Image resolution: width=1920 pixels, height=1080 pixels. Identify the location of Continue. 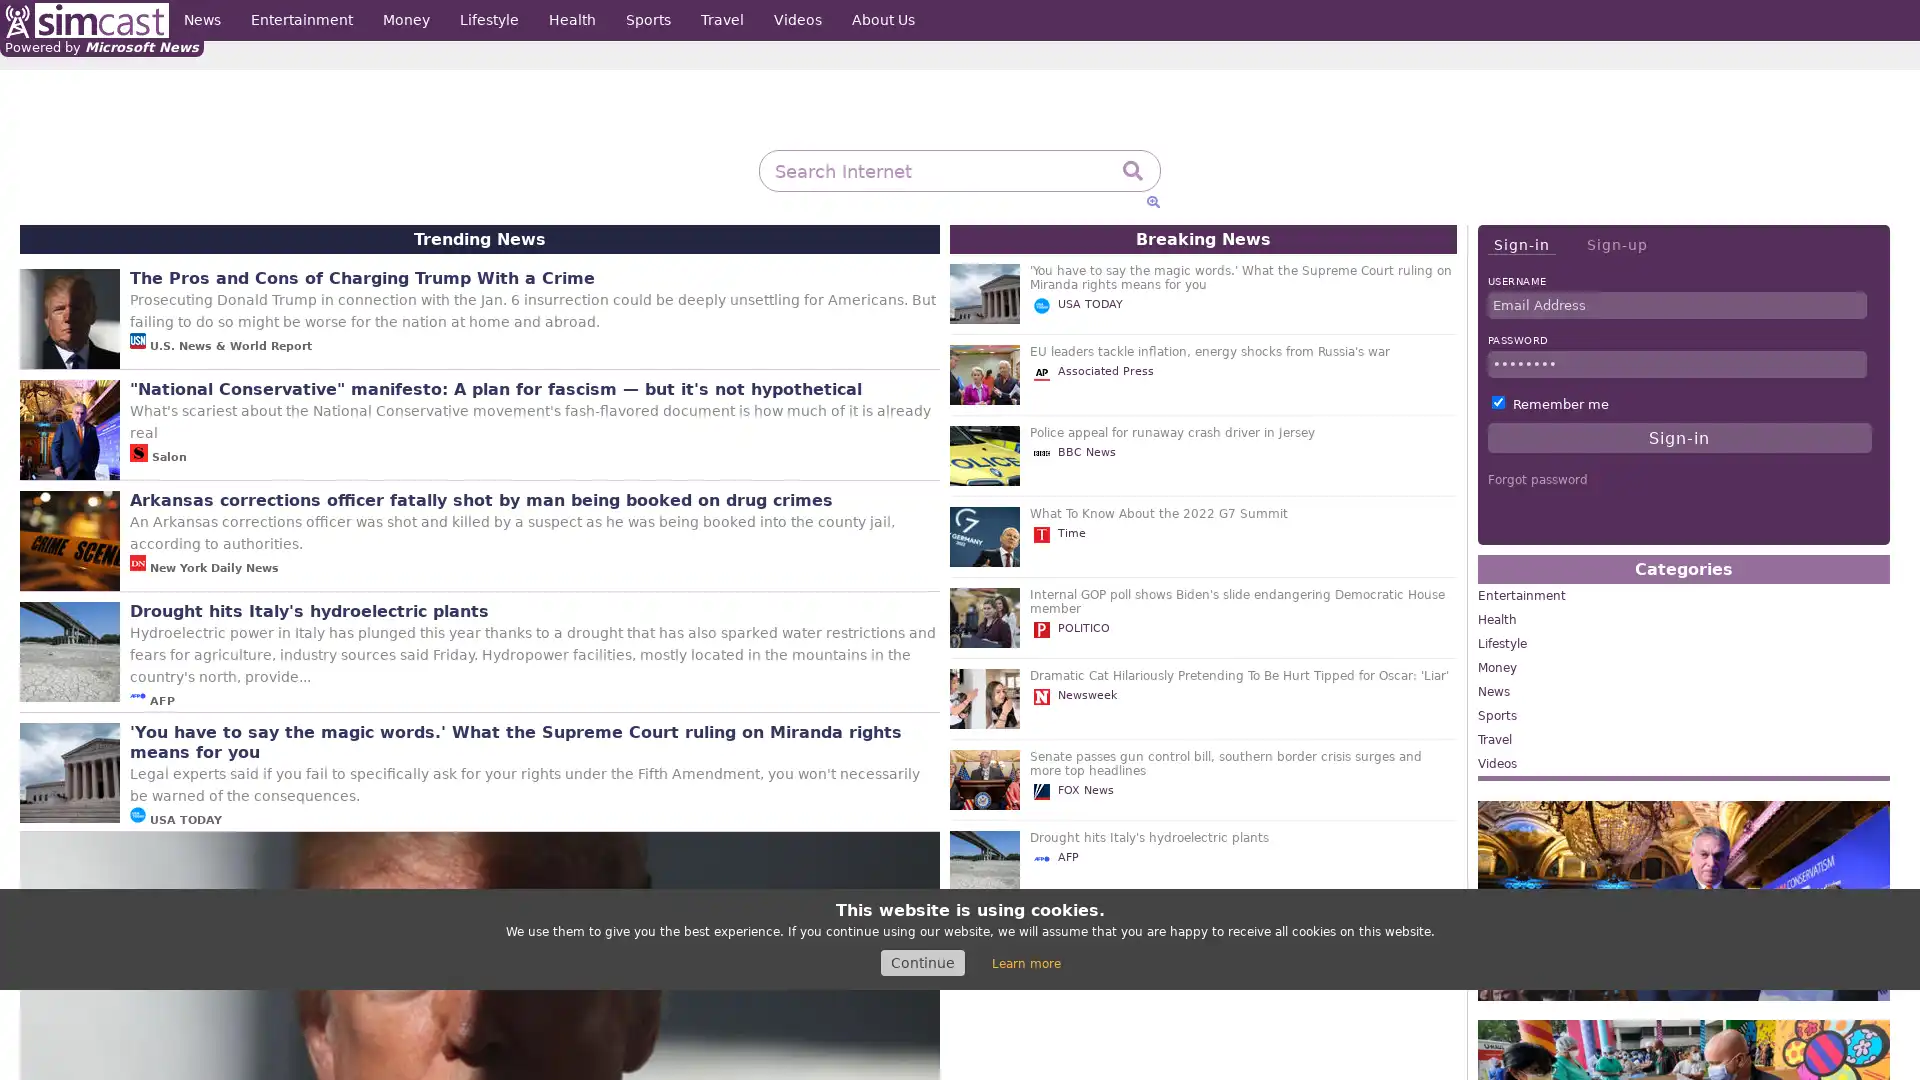
(921, 962).